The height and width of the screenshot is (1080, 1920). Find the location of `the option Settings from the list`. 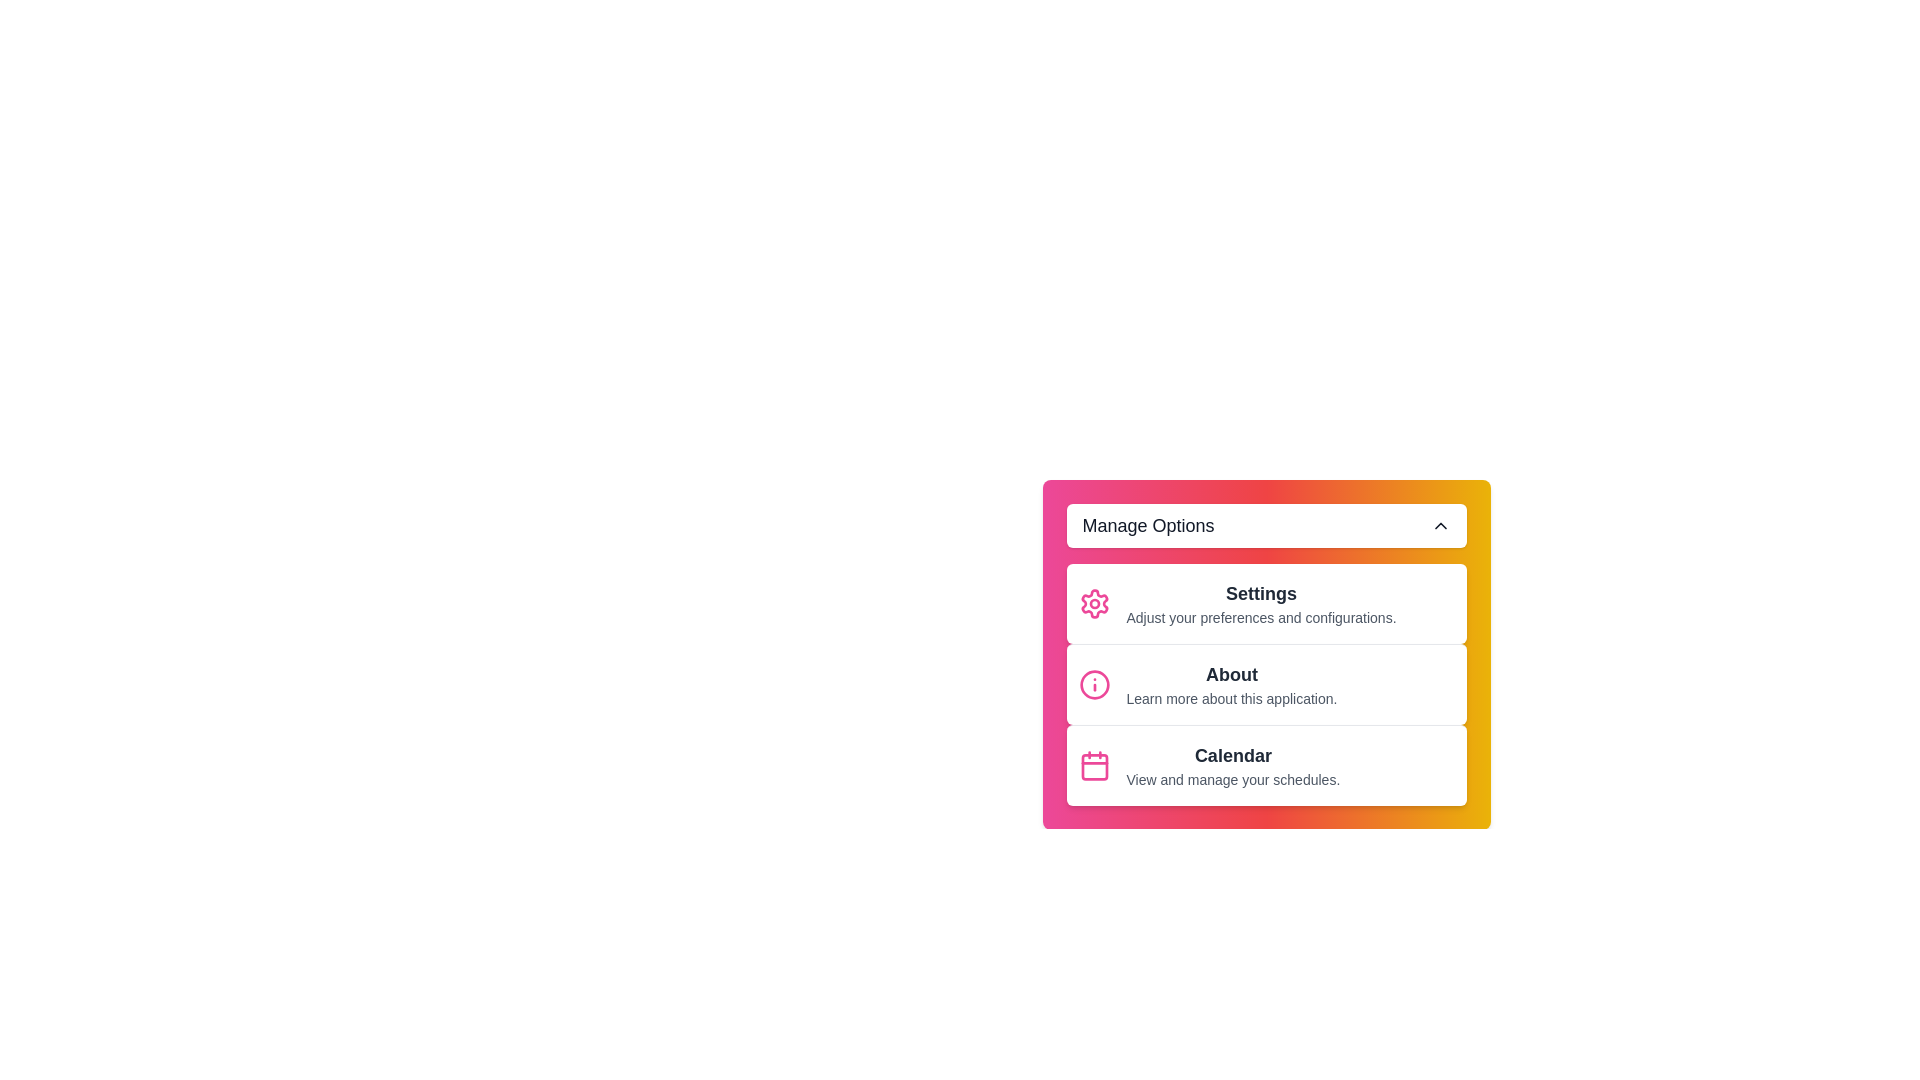

the option Settings from the list is located at coordinates (1265, 603).